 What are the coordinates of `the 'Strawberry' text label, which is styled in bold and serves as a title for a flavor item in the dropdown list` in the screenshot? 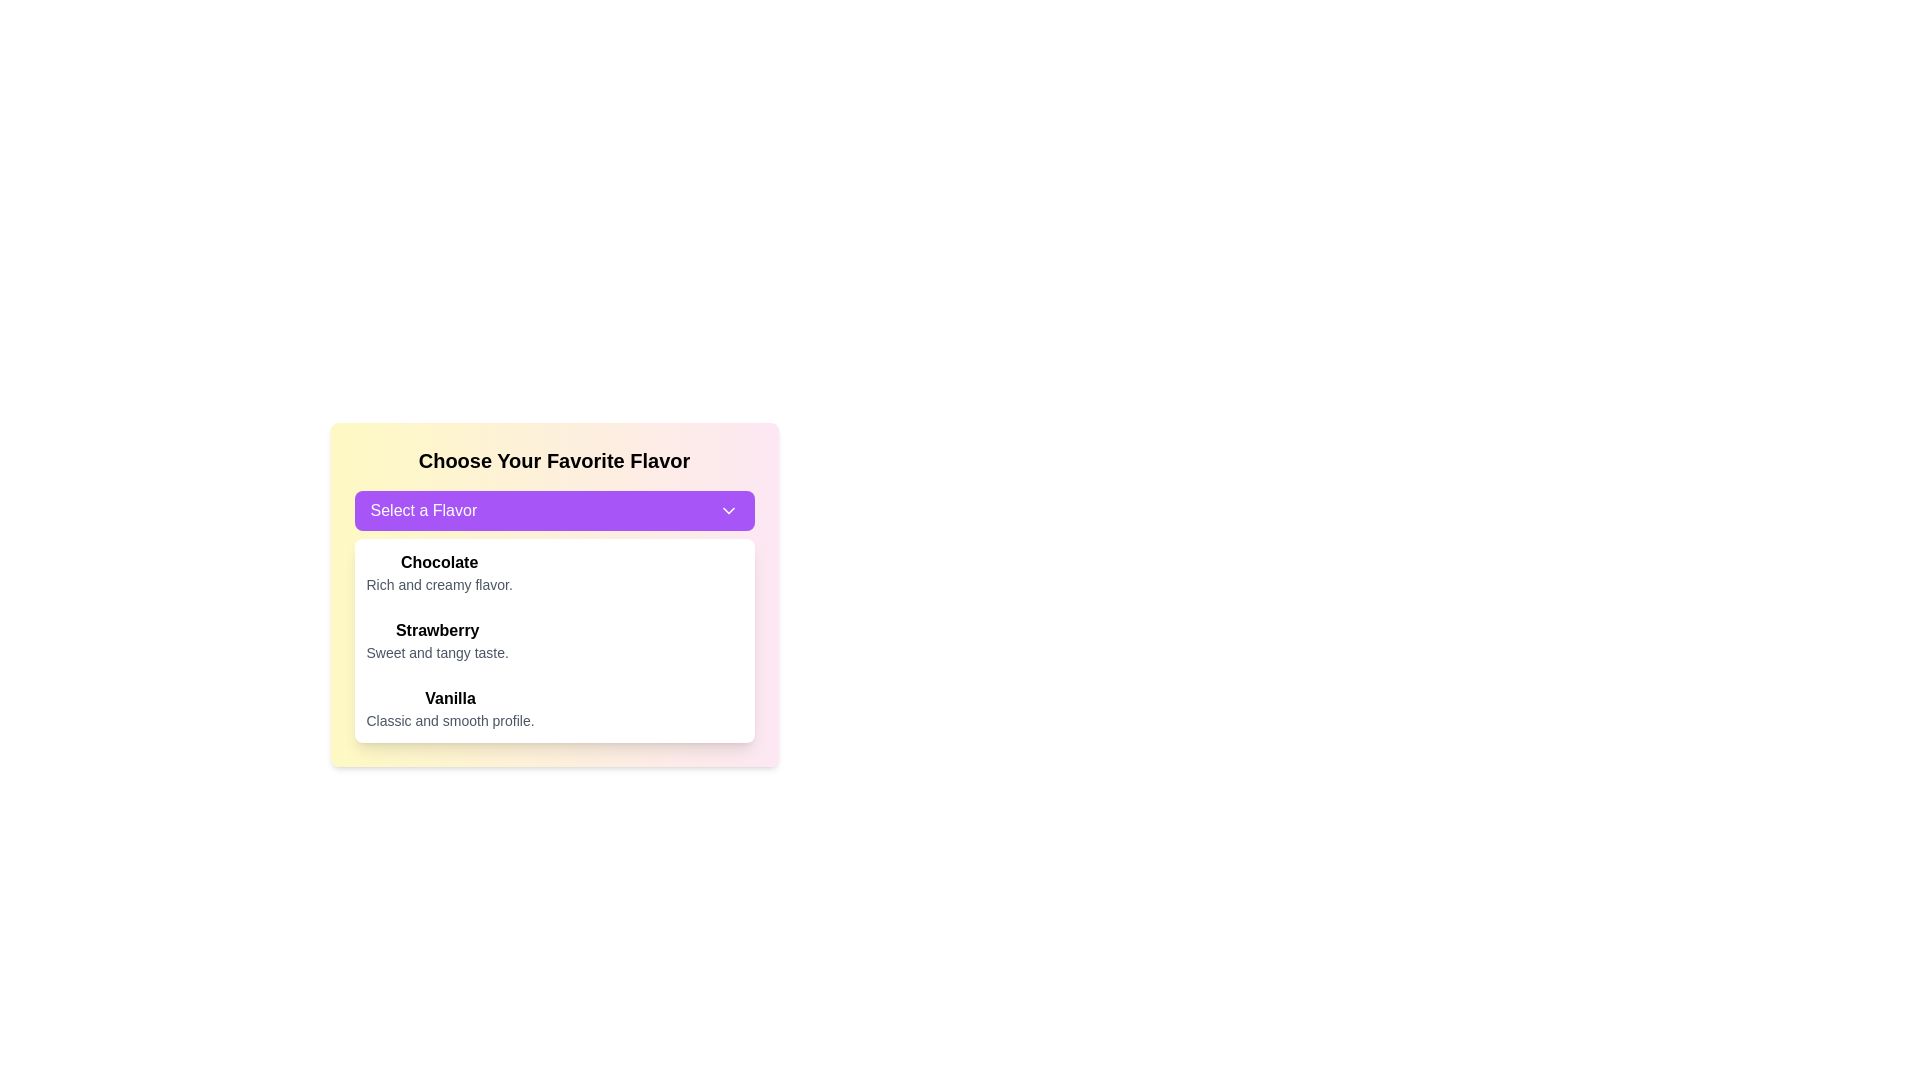 It's located at (436, 631).